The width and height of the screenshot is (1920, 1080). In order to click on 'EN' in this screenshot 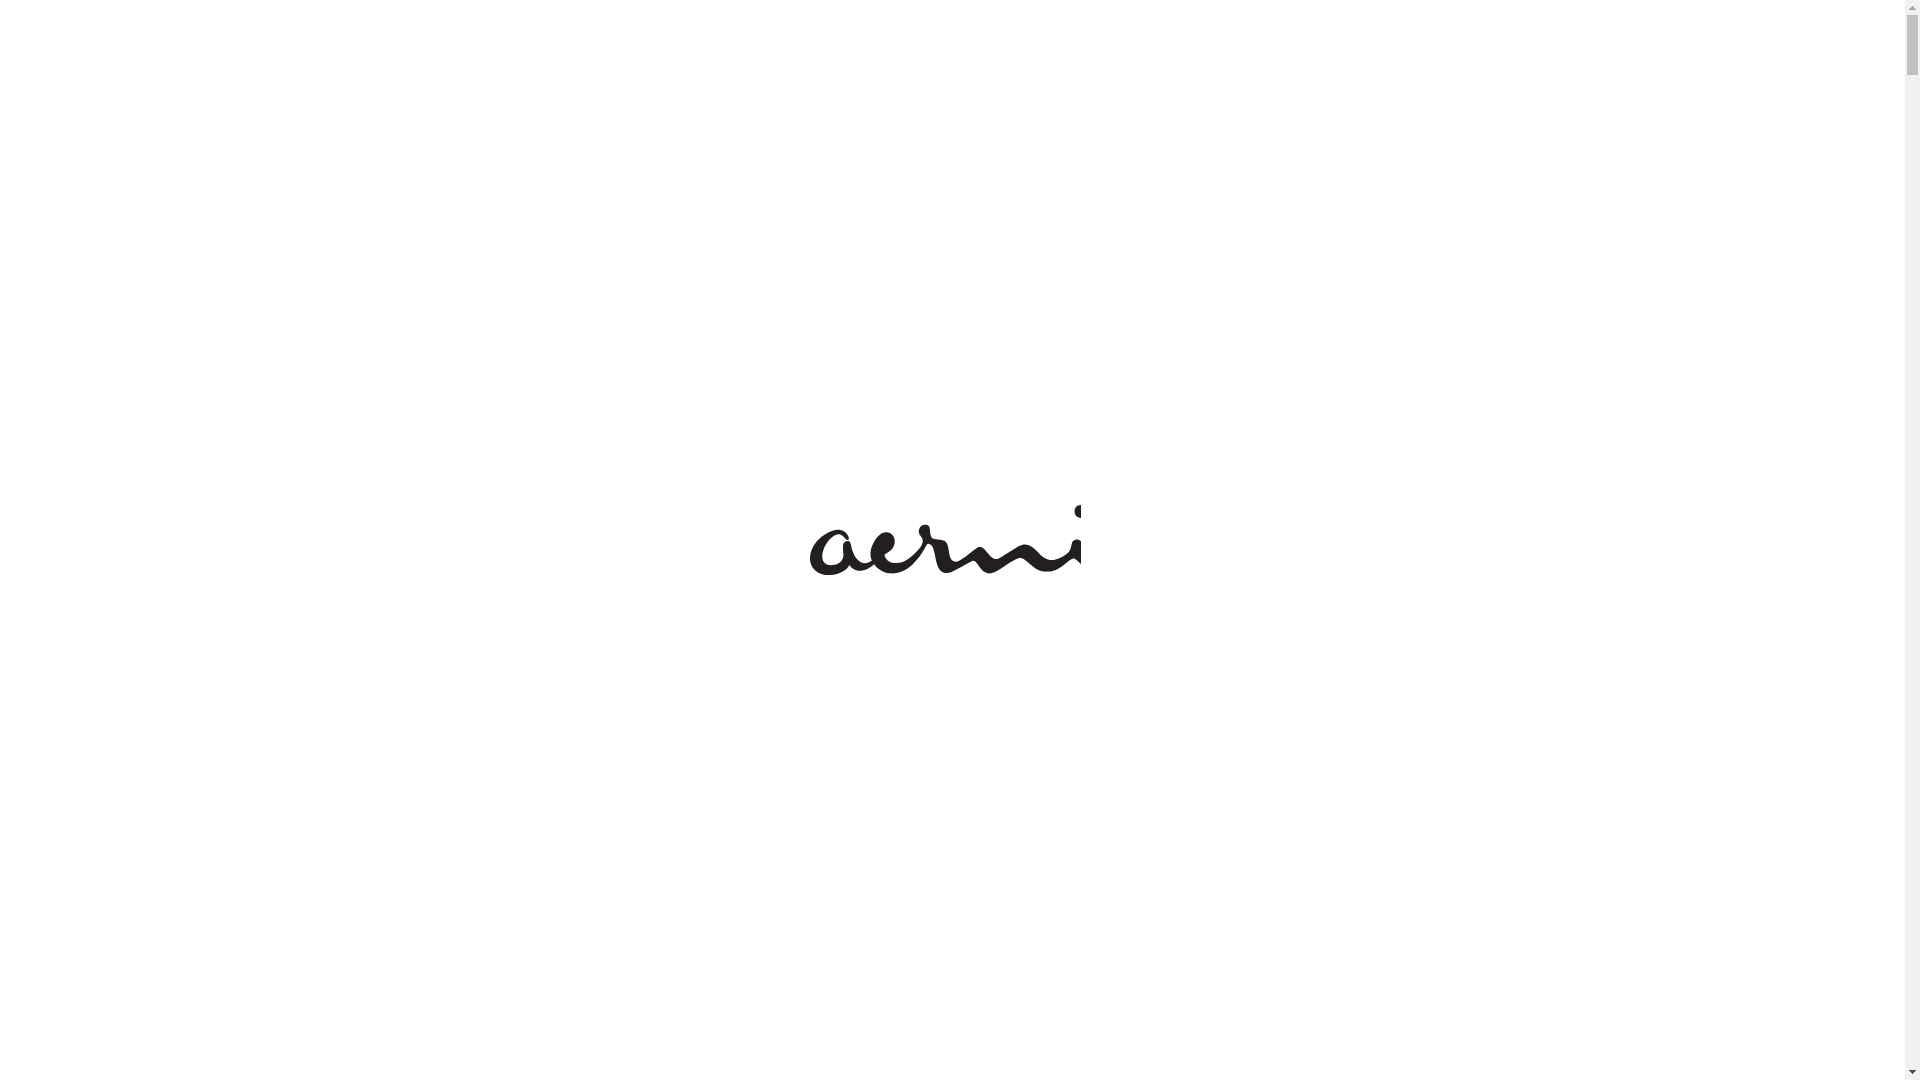, I will do `click(1830, 50)`.